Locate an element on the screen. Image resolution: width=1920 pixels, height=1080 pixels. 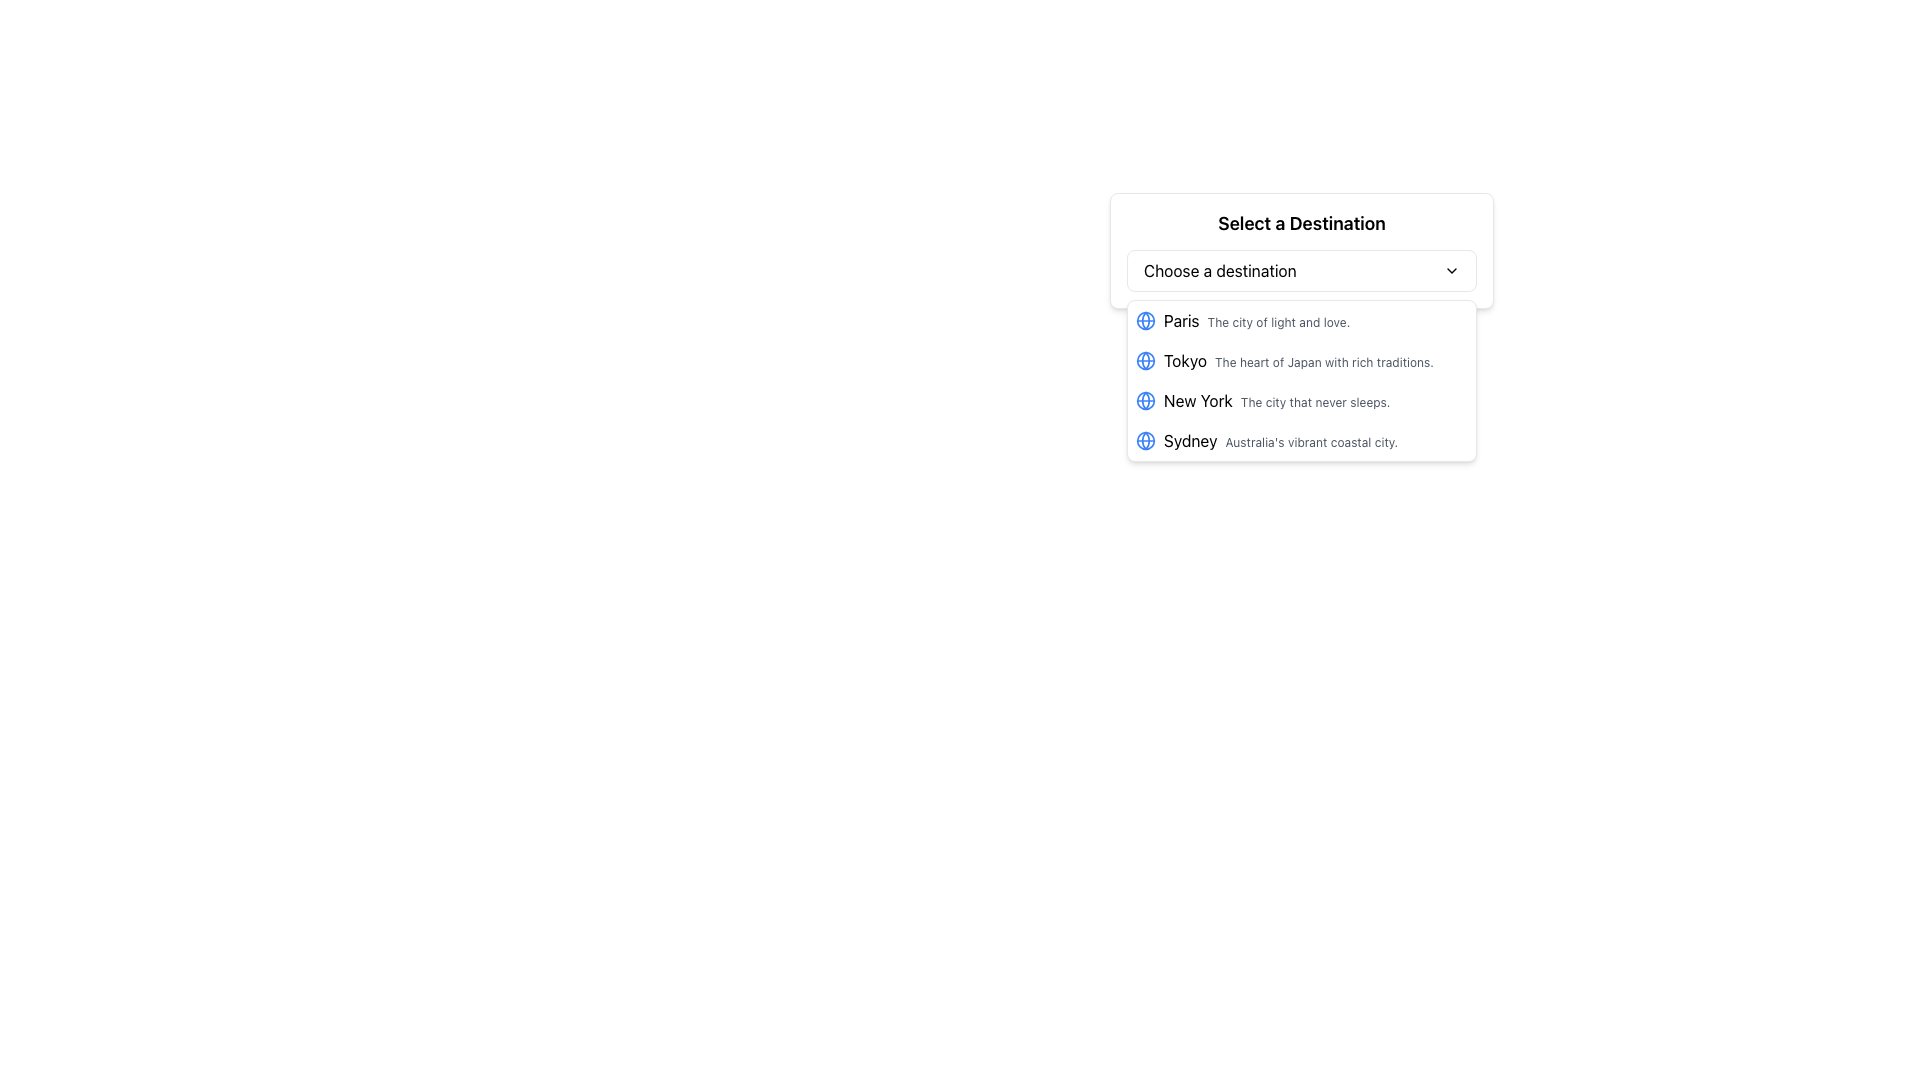
the descriptive text label for the option 'Paris' in the dropdown list, which provides additional information about the selection is located at coordinates (1256, 319).